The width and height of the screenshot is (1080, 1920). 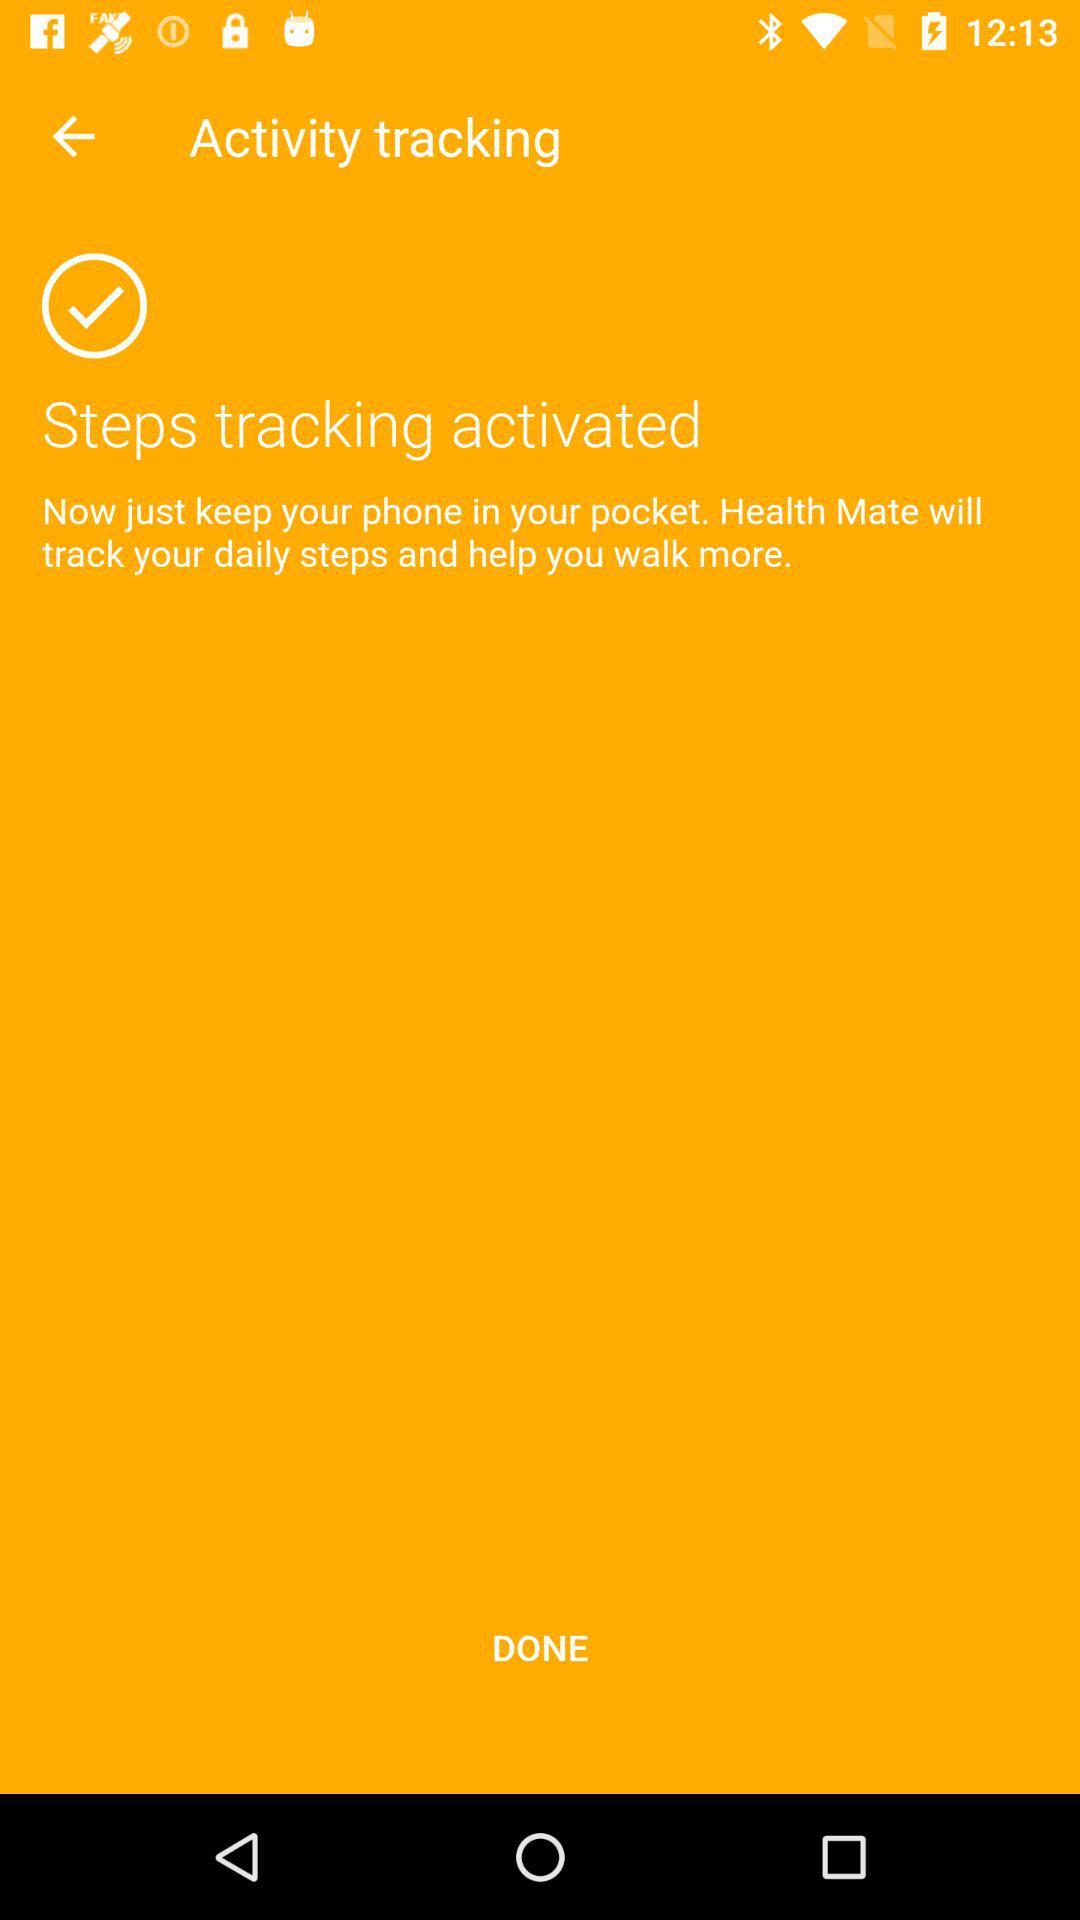 I want to click on the item next to the activity tracking icon, so click(x=72, y=135).